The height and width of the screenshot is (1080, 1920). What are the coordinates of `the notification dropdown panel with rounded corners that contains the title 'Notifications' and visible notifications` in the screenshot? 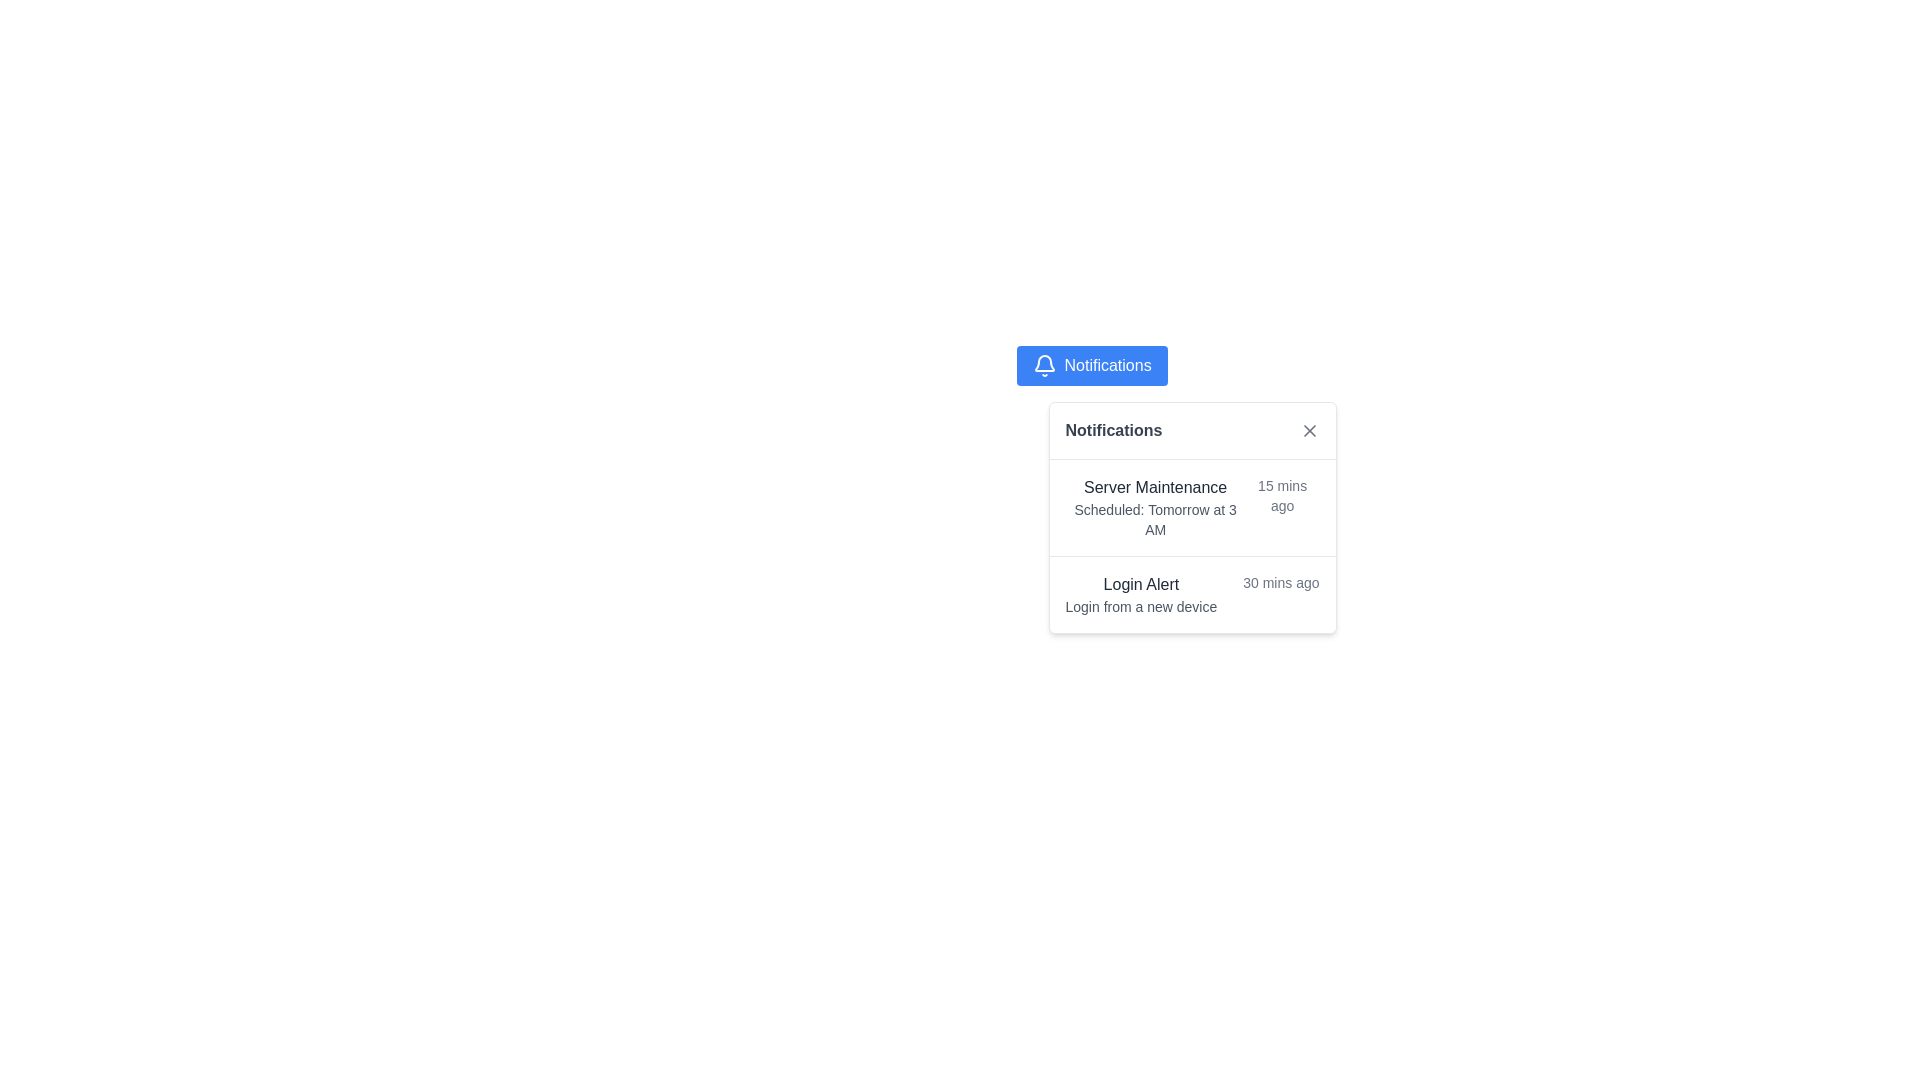 It's located at (1192, 516).